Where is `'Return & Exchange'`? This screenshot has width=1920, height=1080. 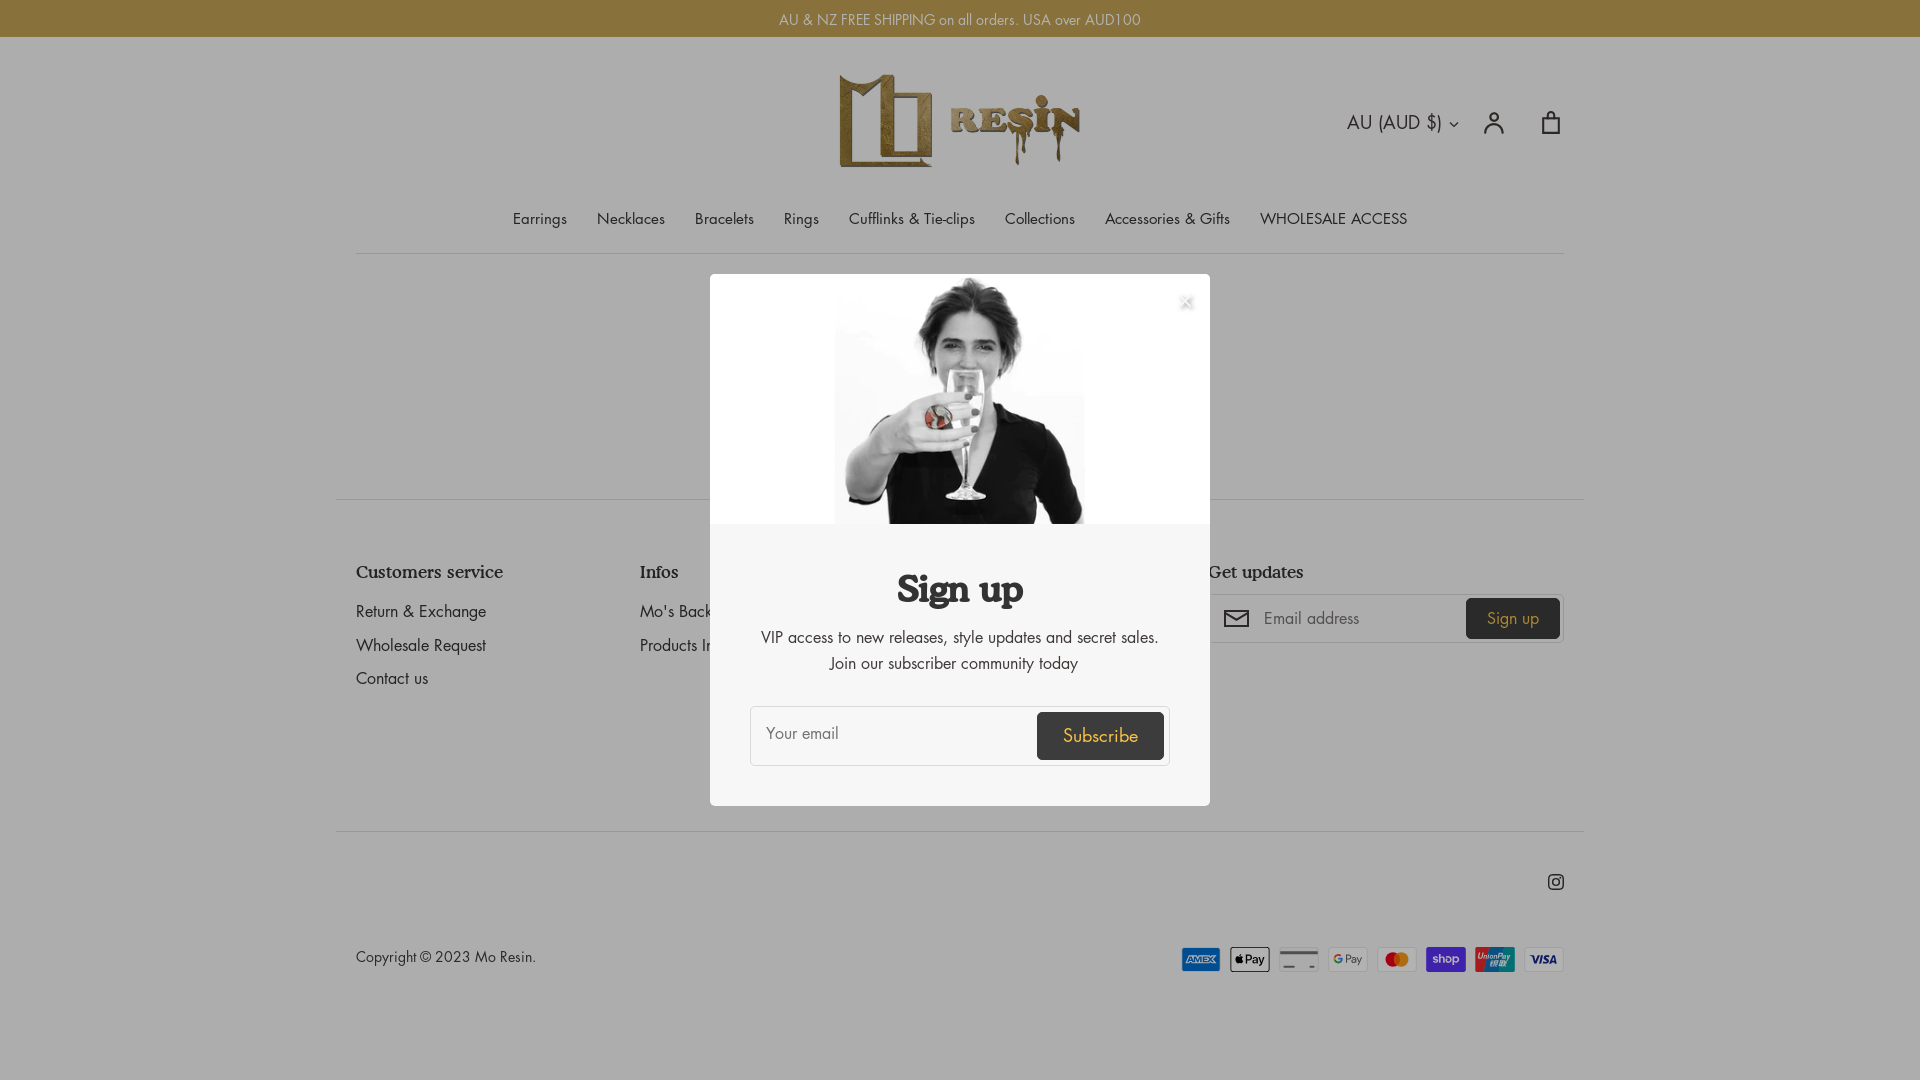 'Return & Exchange' is located at coordinates (355, 611).